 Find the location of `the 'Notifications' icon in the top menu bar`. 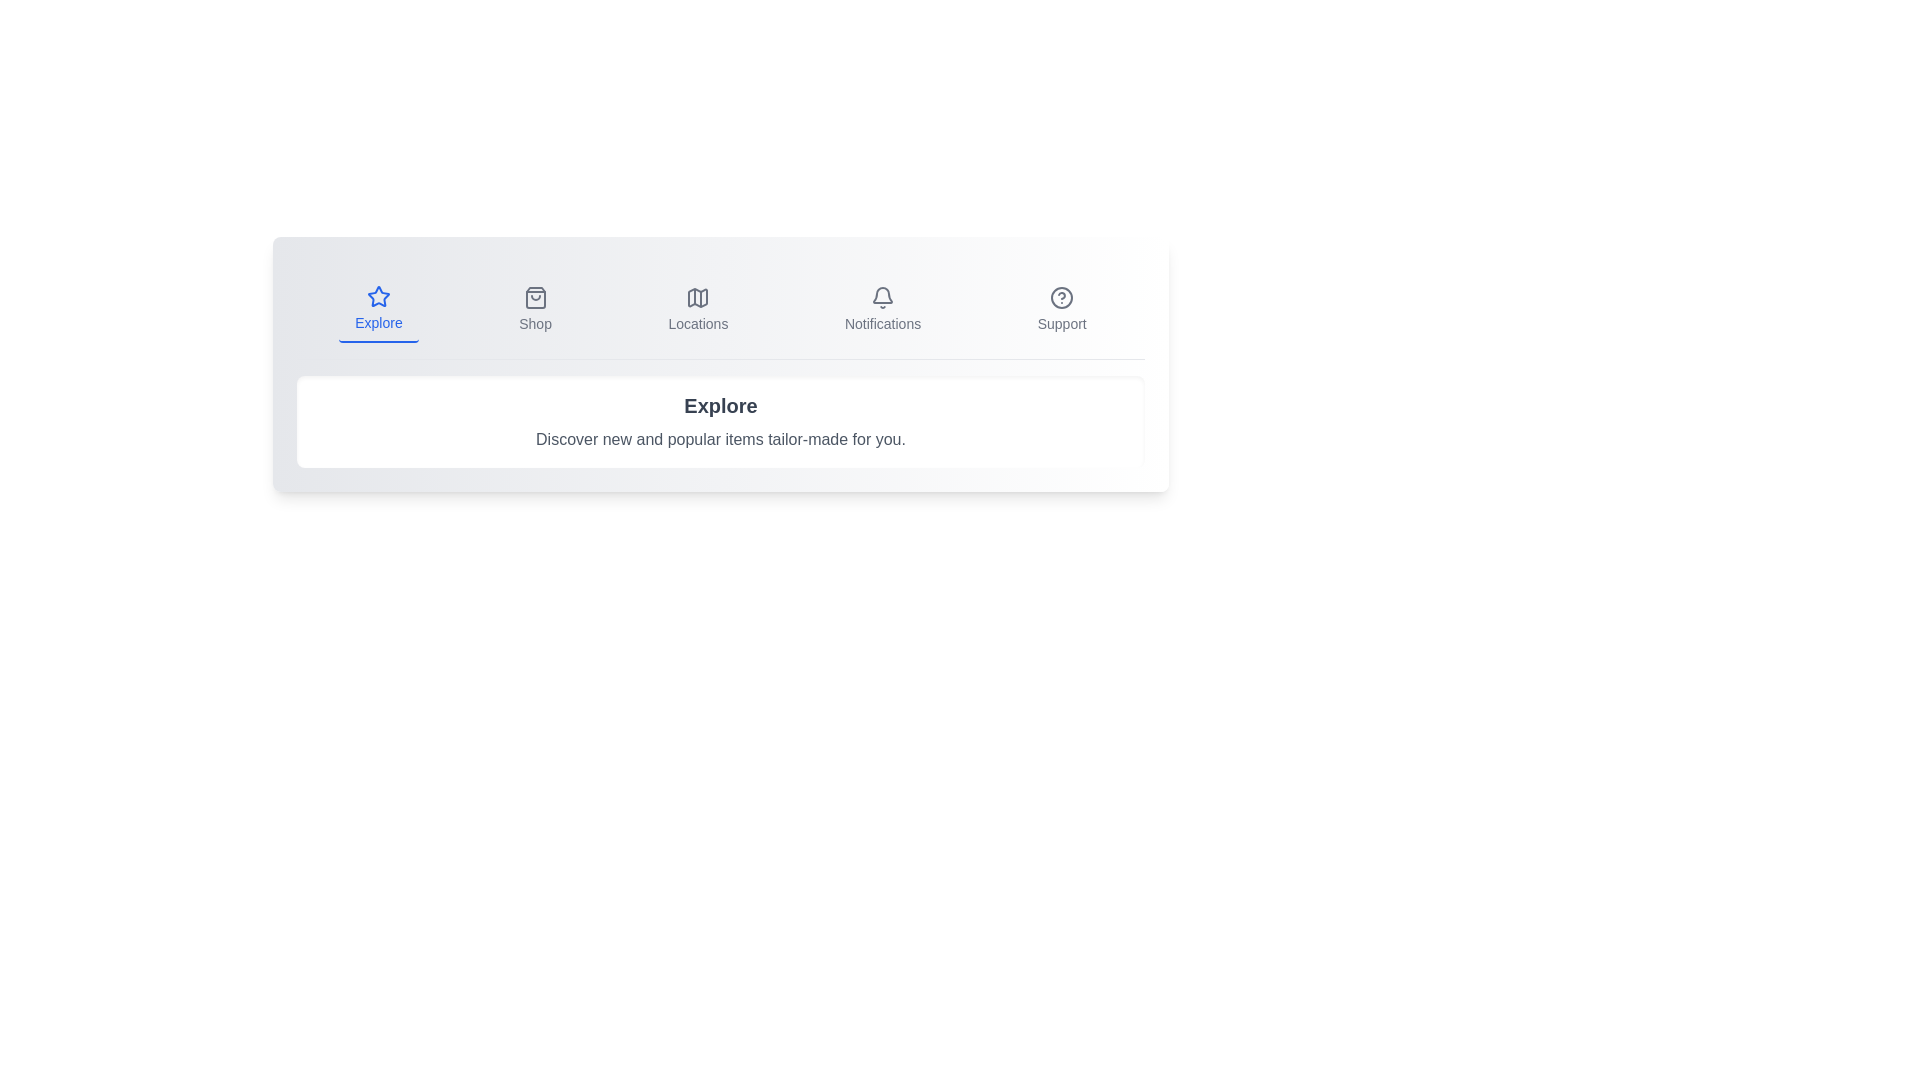

the 'Notifications' icon in the top menu bar is located at coordinates (882, 295).